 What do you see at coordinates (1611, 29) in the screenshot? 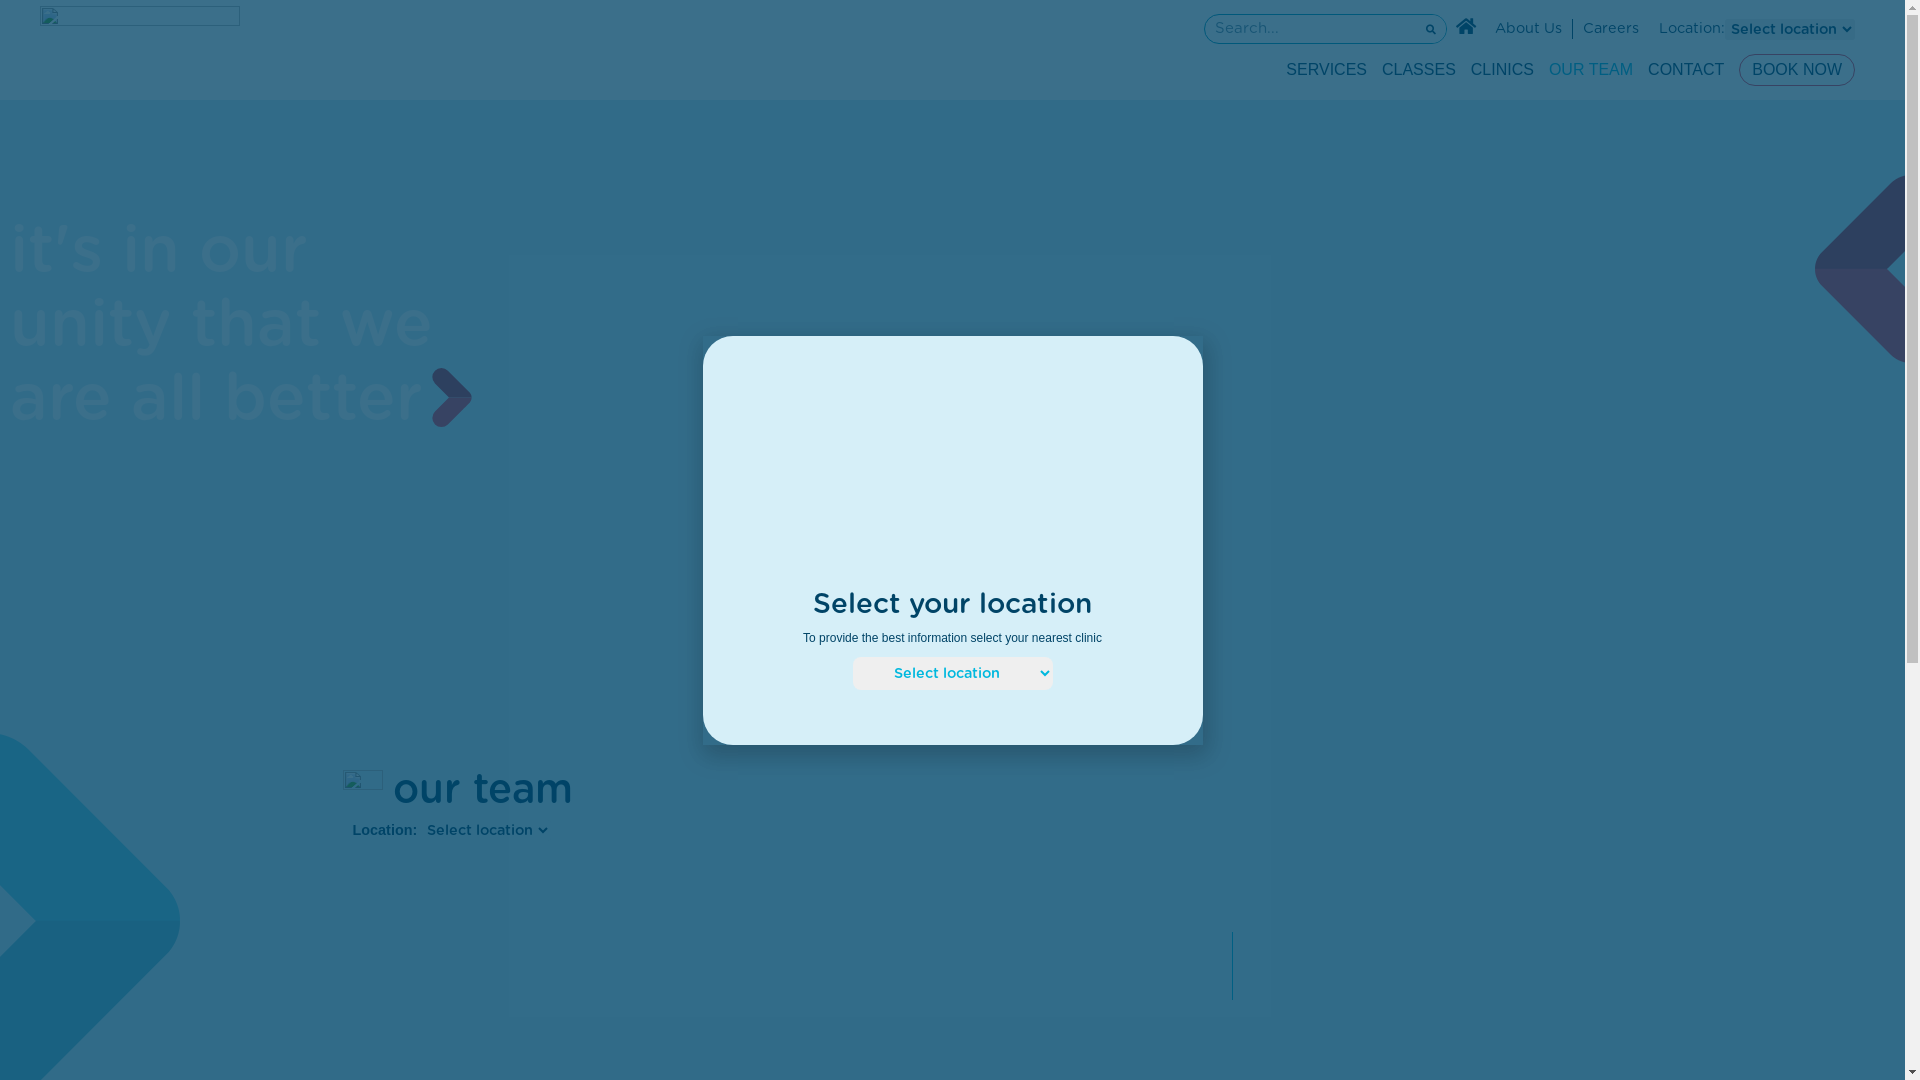
I see `'Careers'` at bounding box center [1611, 29].